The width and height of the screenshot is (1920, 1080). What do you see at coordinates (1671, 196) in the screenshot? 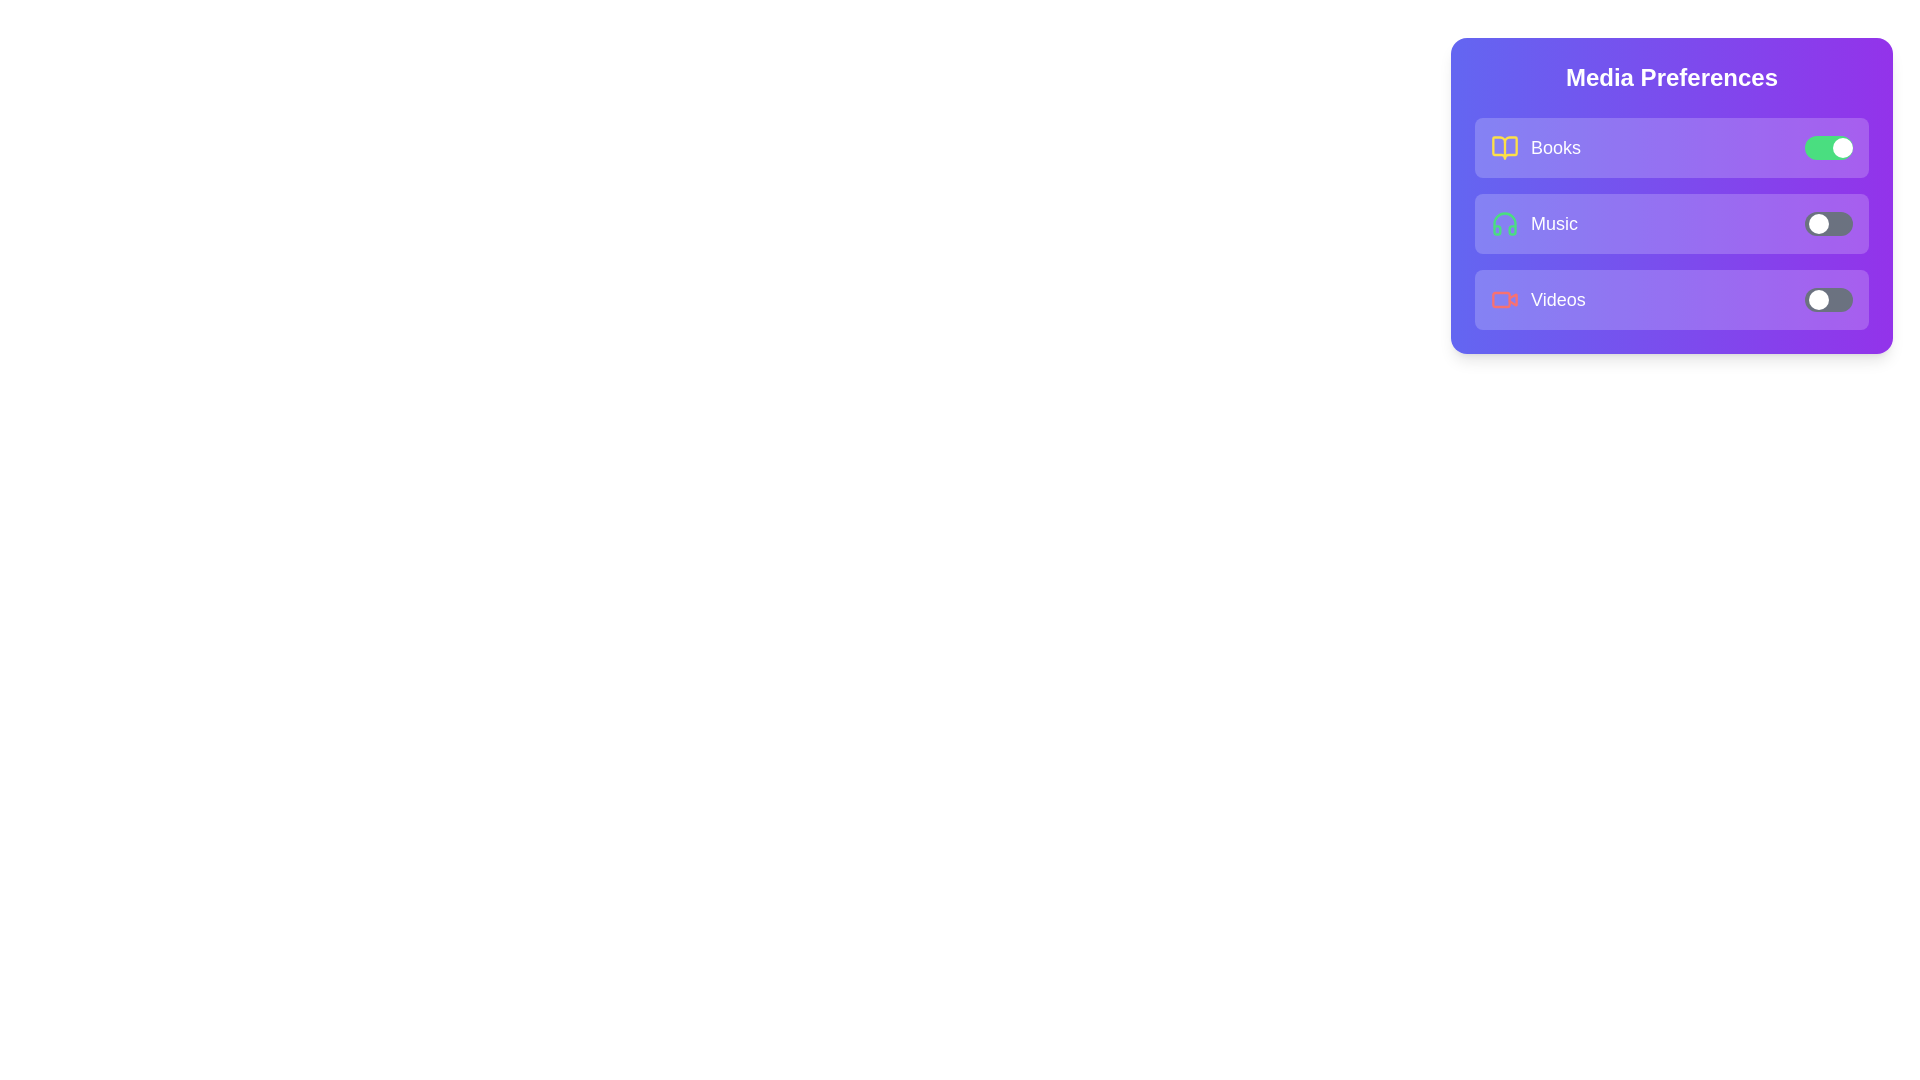
I see `the toggle switch on the 'Music' preference-setting component` at bounding box center [1671, 196].